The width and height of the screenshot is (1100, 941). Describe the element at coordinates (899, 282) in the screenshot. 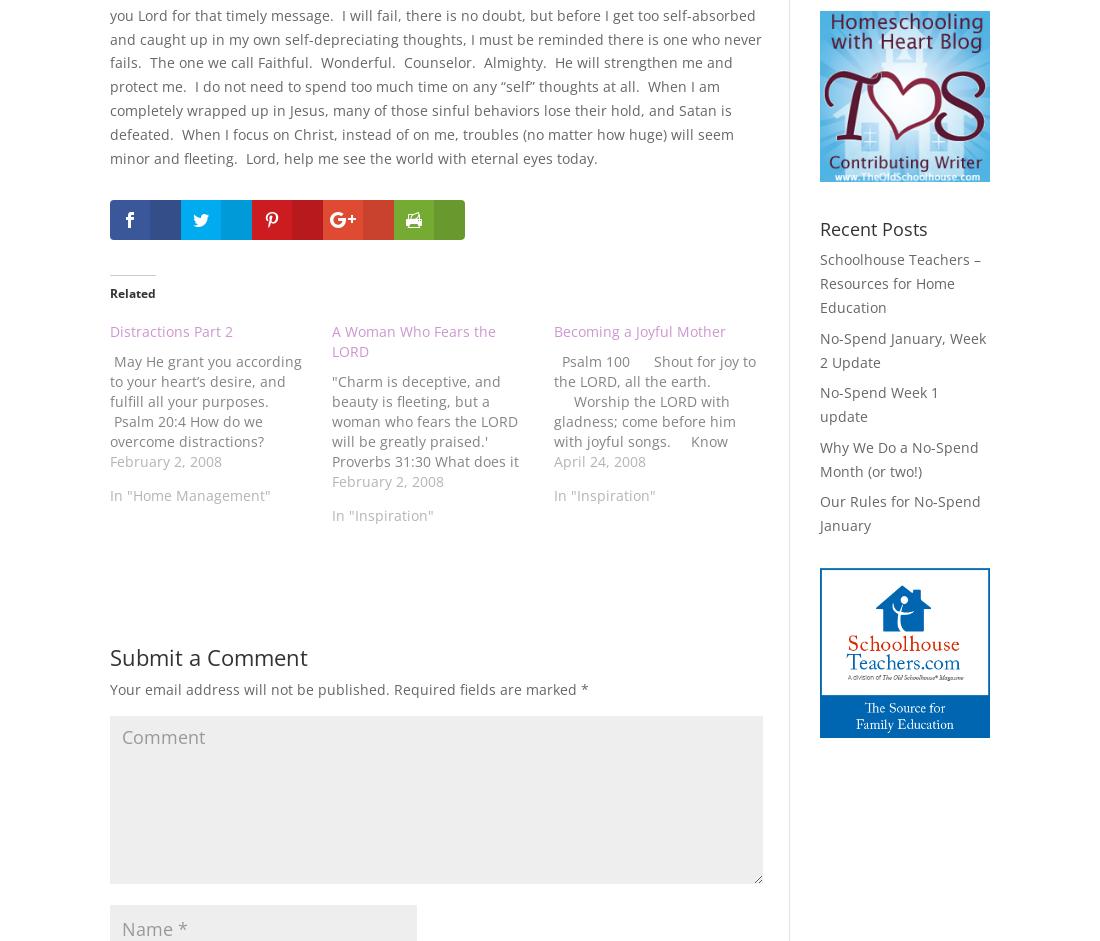

I see `'Schoolhouse Teachers – Resources for Home Education'` at that location.